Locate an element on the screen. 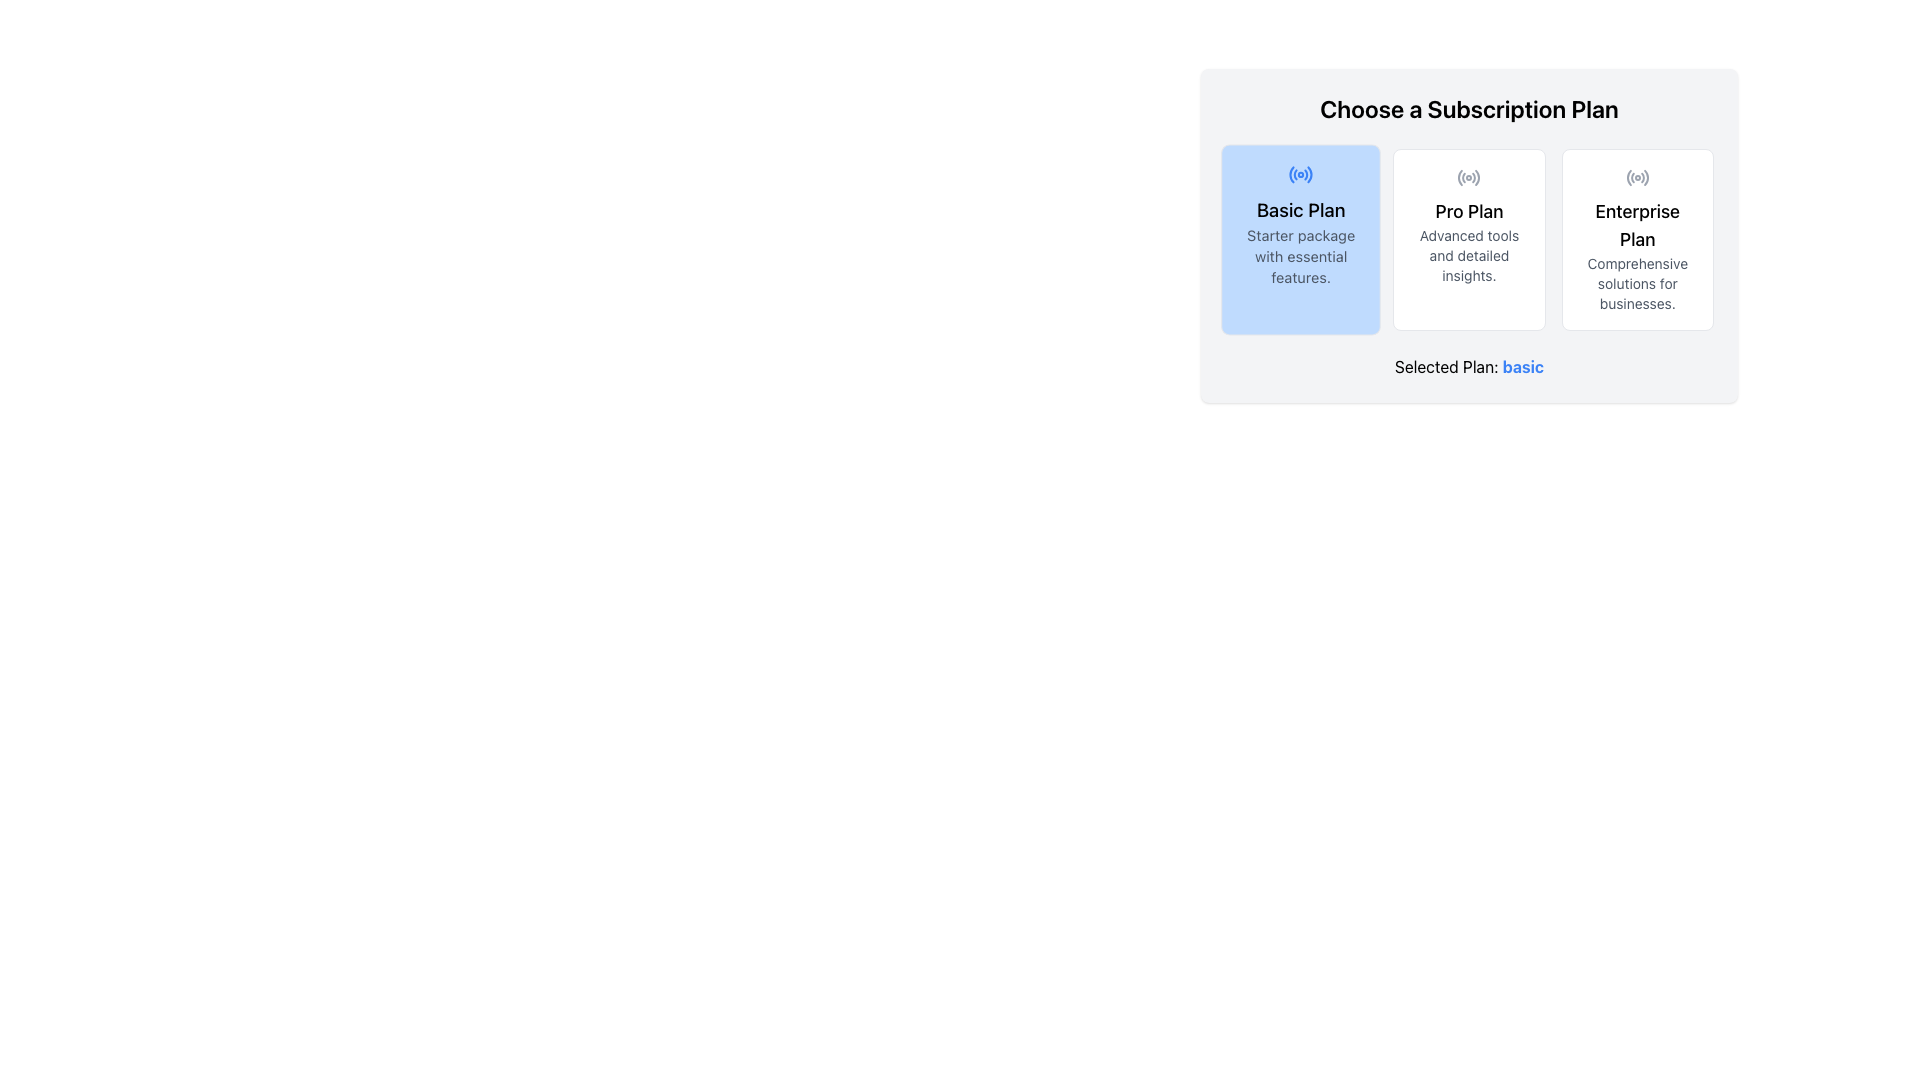 The height and width of the screenshot is (1080, 1920). descriptive text label that states 'Comprehensive solutions for businesses.' located beneath the 'Enterprise Plan' heading in the subscription plan selection component is located at coordinates (1637, 284).